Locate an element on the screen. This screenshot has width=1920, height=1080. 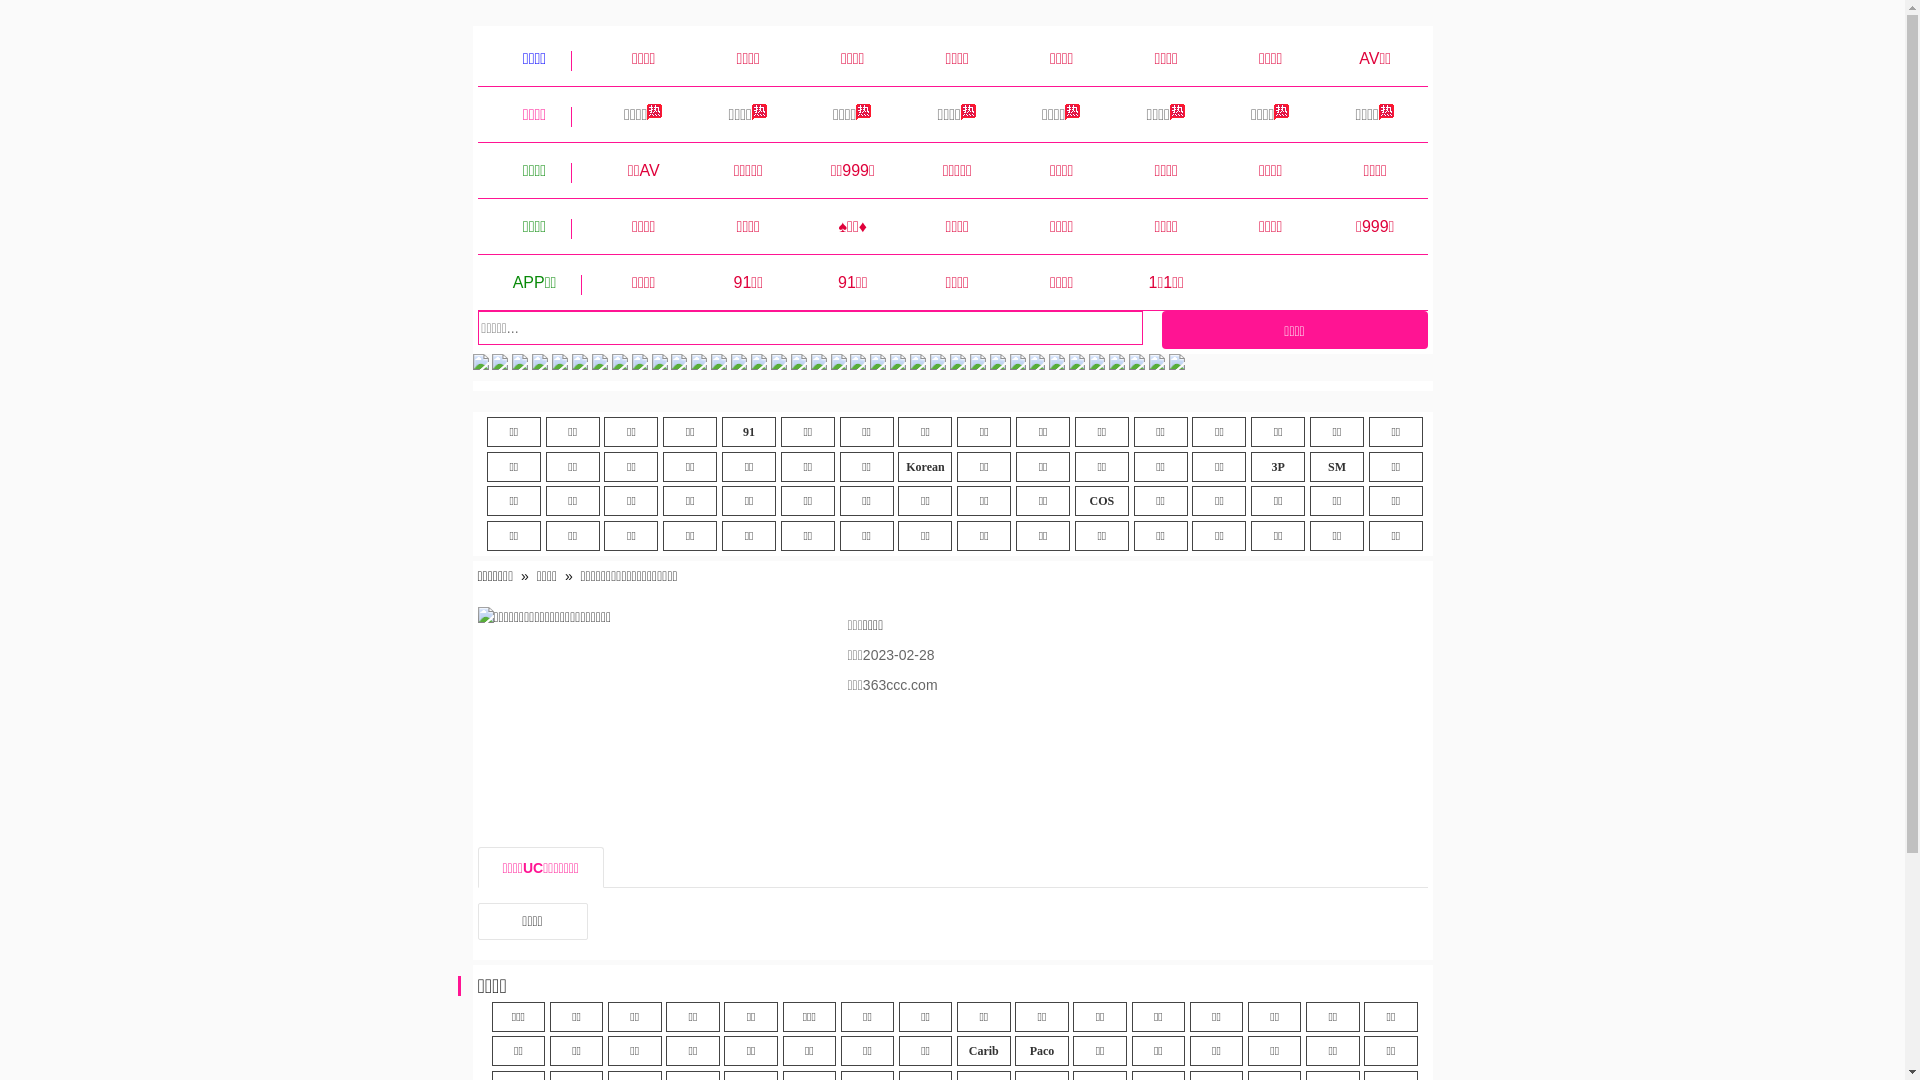
'Korean' is located at coordinates (924, 466).